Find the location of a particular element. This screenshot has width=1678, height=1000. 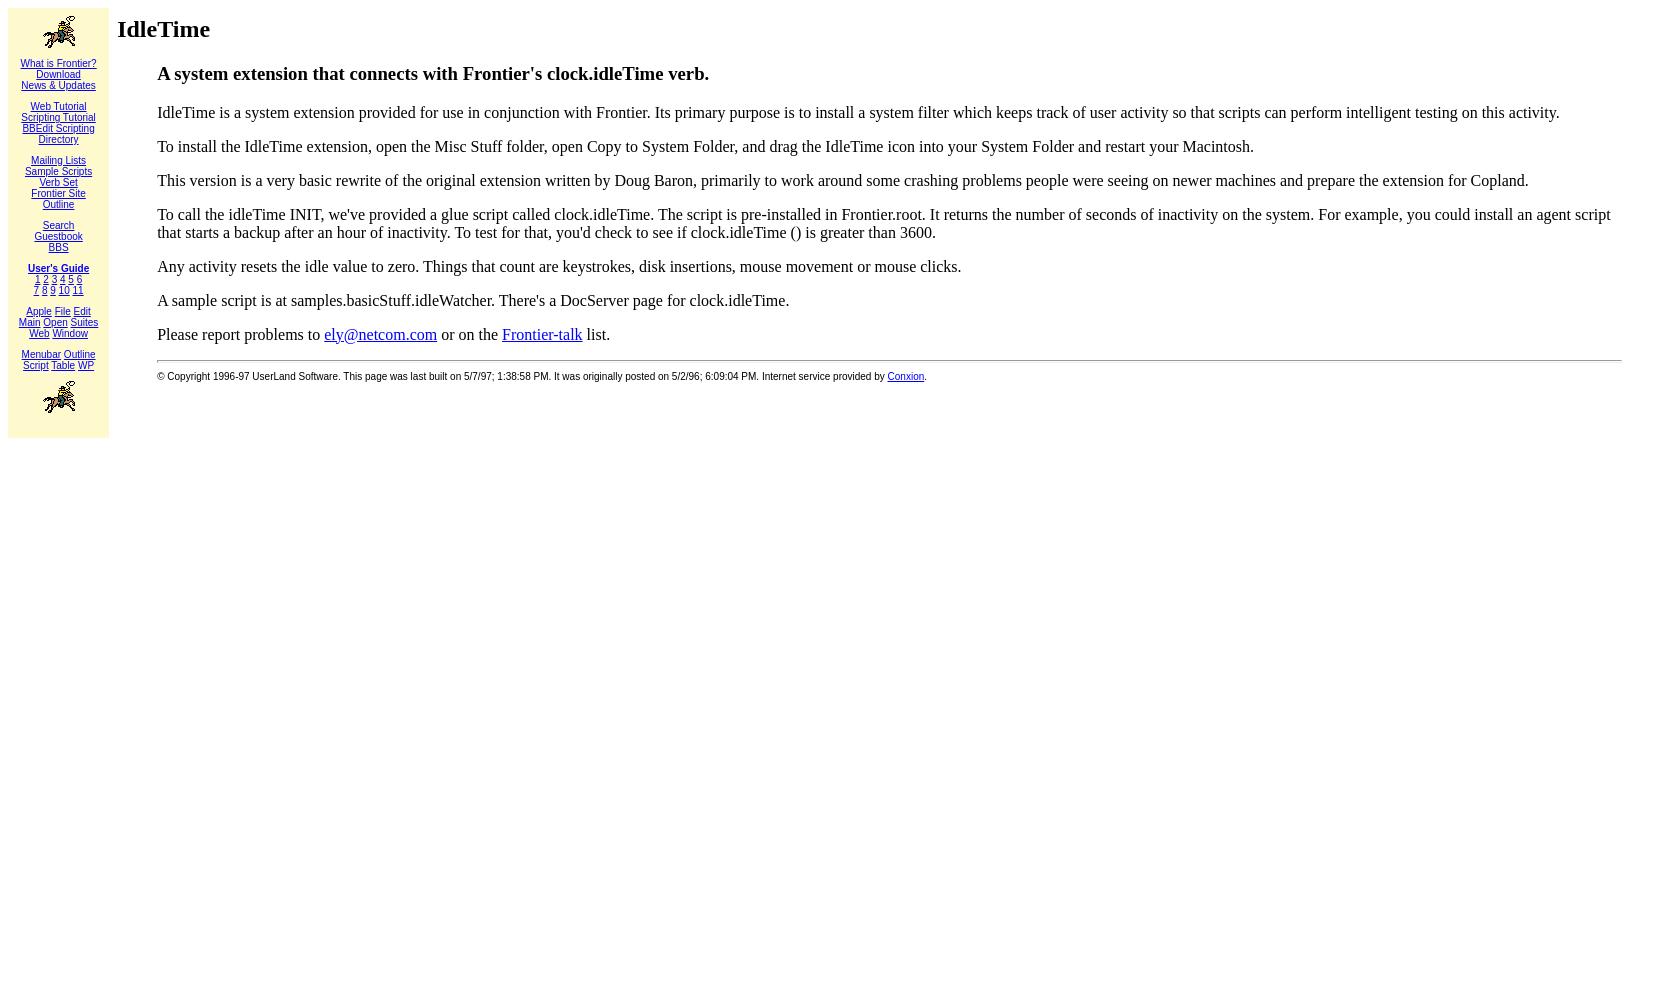

'3' is located at coordinates (54, 279).